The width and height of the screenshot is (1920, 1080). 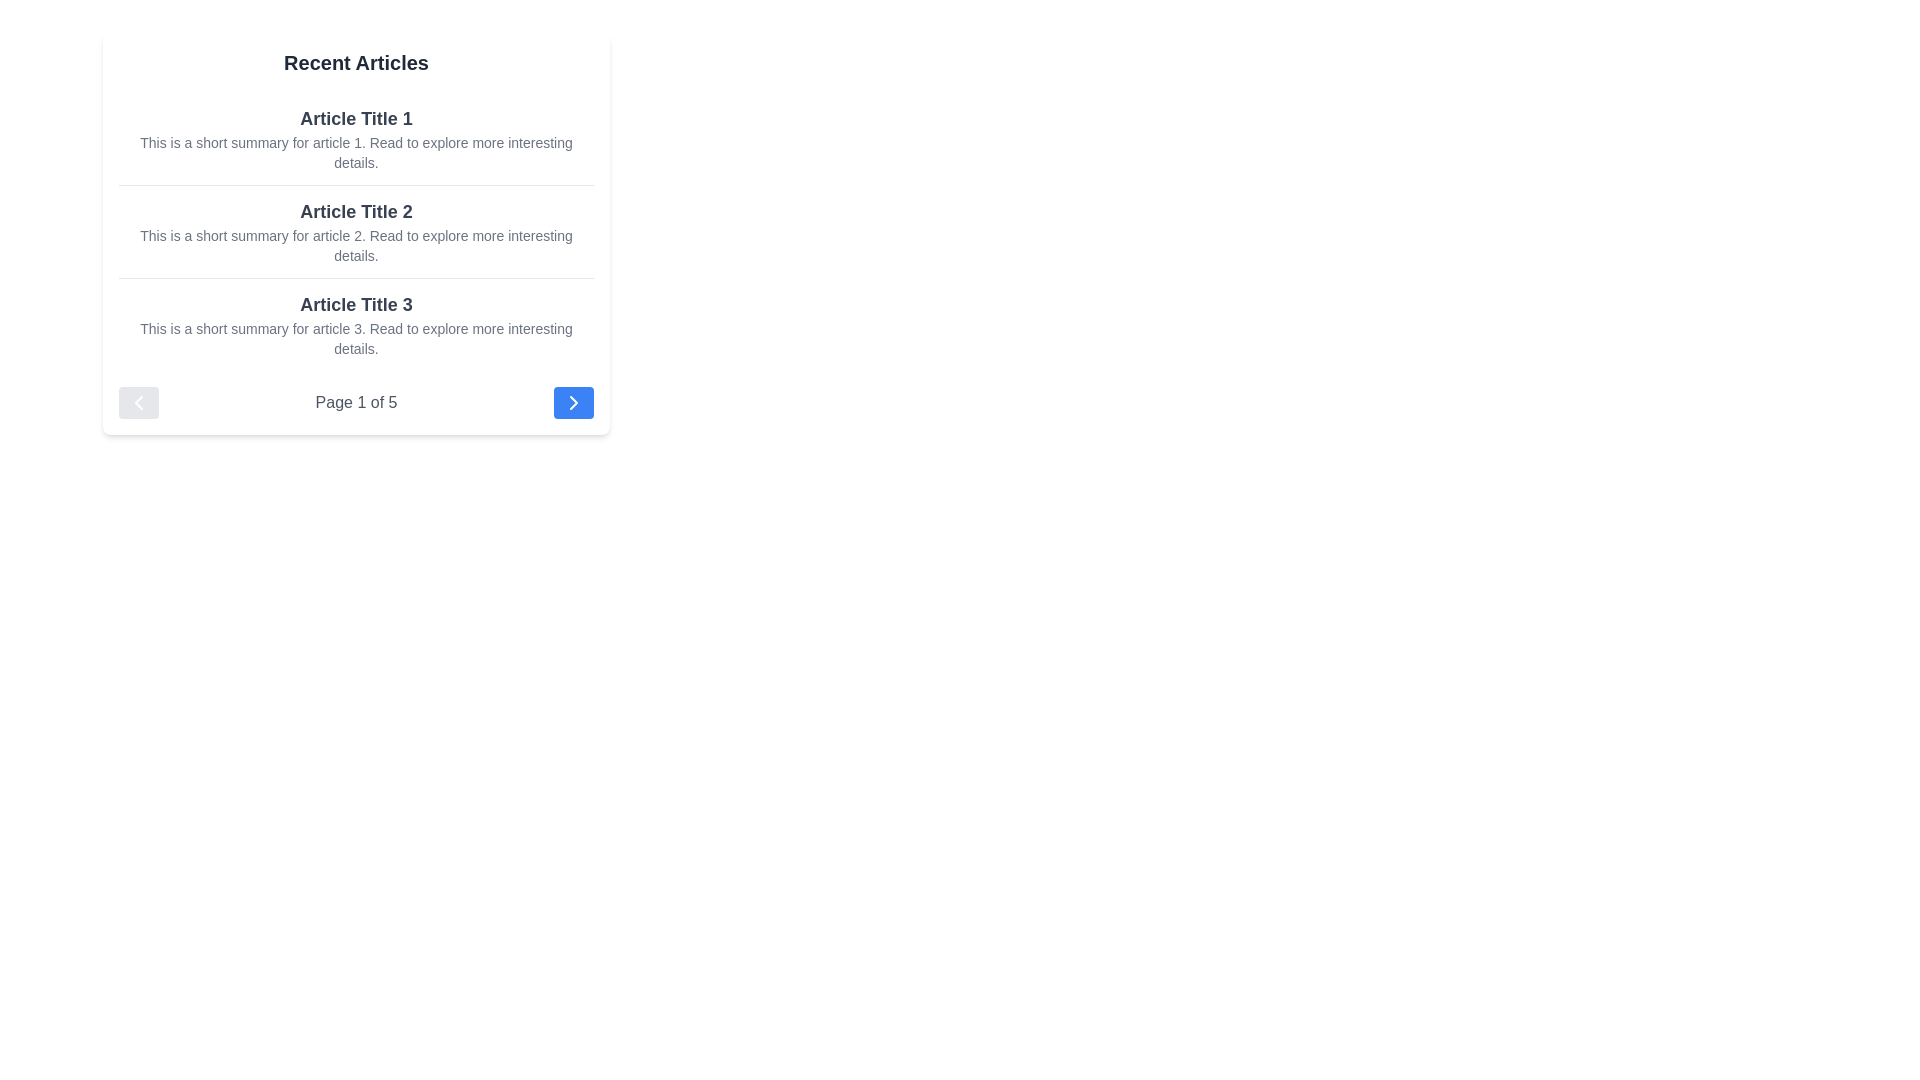 I want to click on the text block that contains the summary: 'This is a short summary for article 3. Read to explore more interesting details.' located beneath the heading 'Article Title 3', so click(x=356, y=338).